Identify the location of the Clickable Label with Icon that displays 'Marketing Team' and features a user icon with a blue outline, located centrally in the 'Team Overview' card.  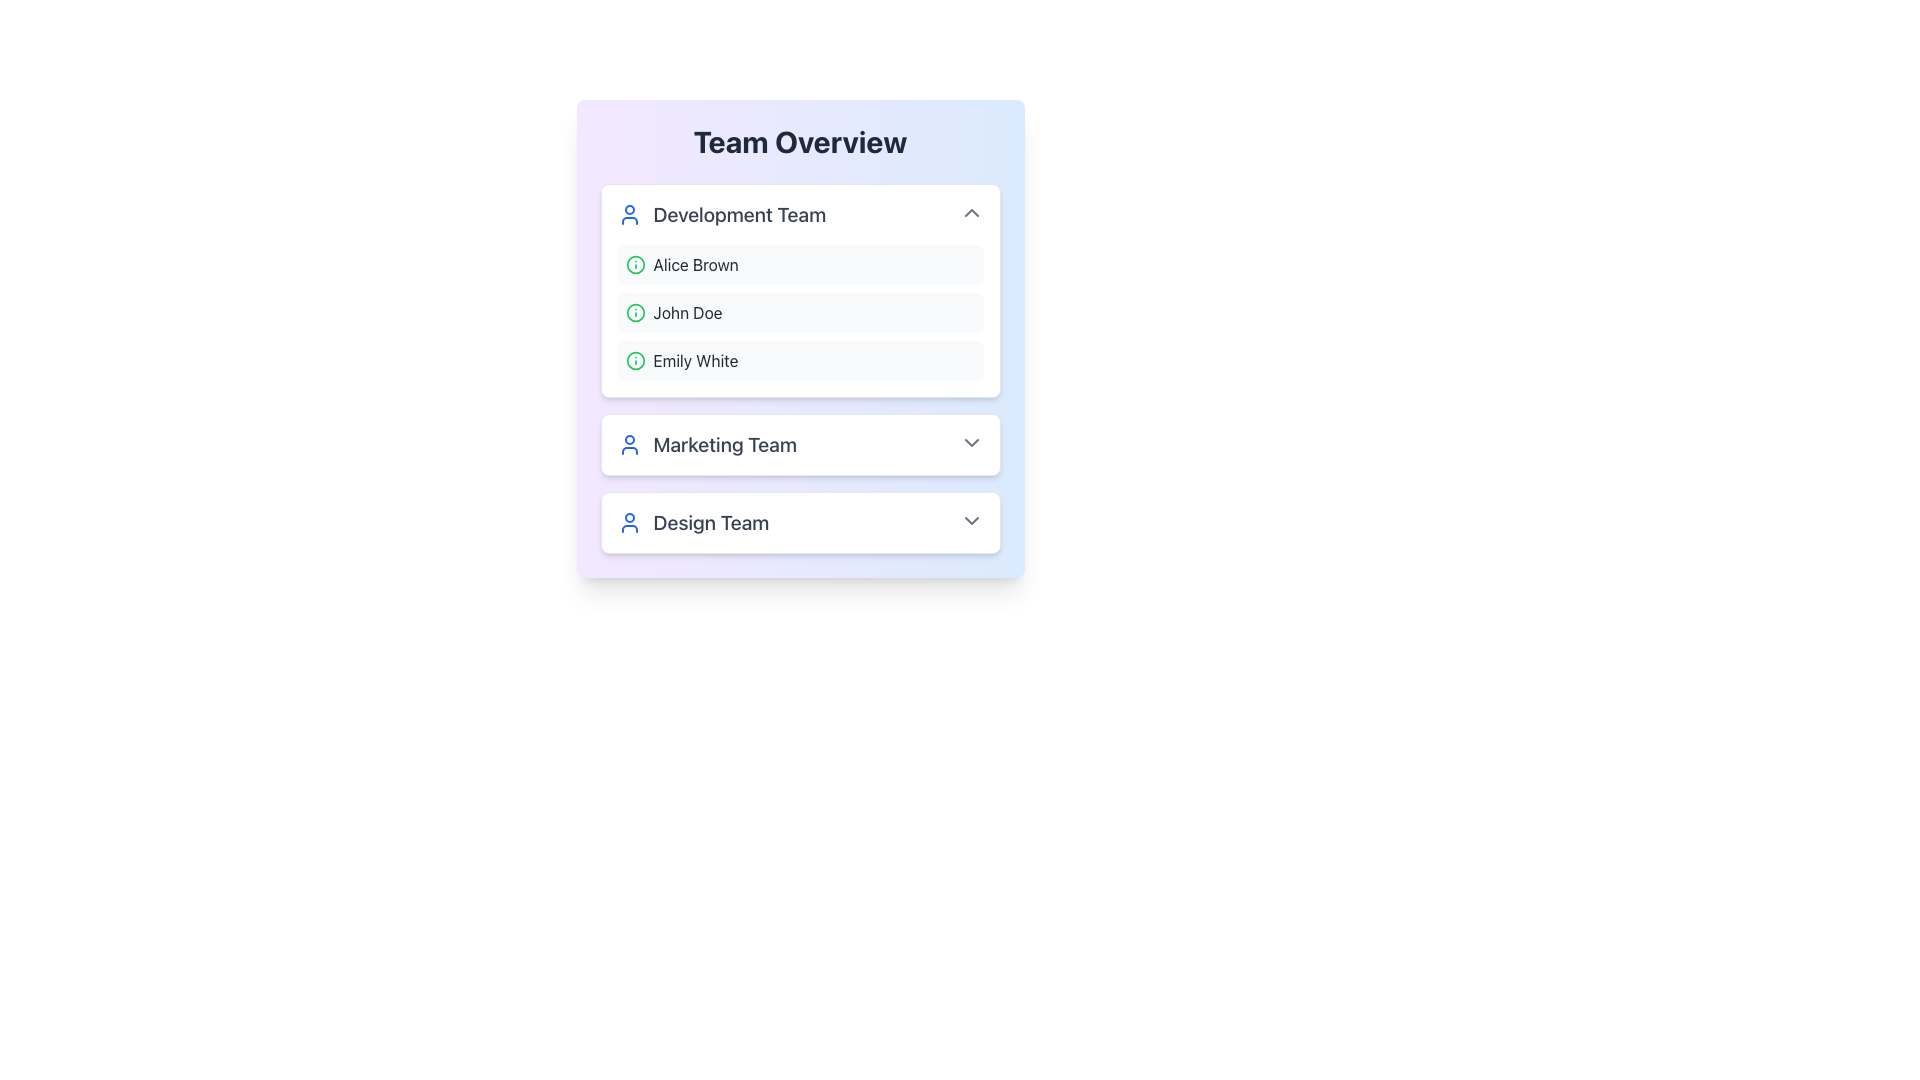
(707, 443).